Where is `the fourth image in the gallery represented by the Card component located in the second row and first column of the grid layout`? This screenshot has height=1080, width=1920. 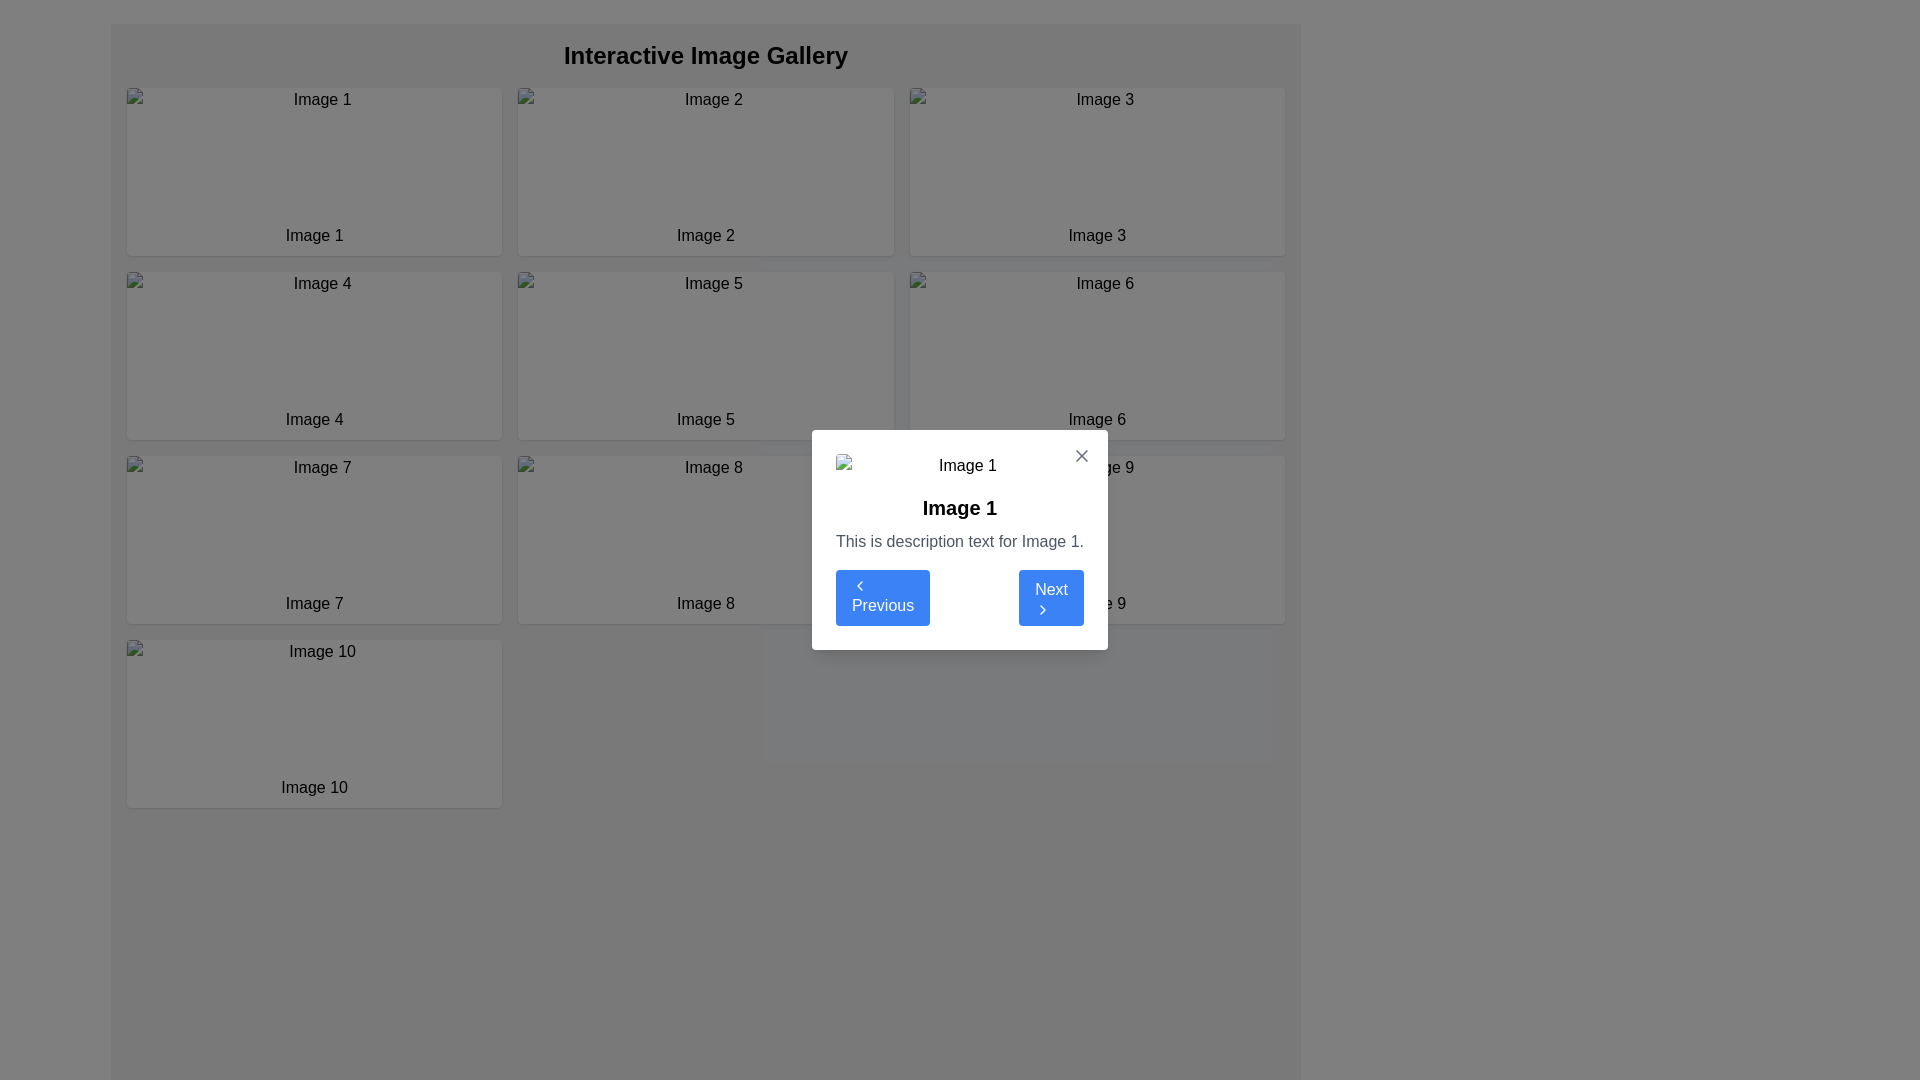 the fourth image in the gallery represented by the Card component located in the second row and first column of the grid layout is located at coordinates (313, 354).